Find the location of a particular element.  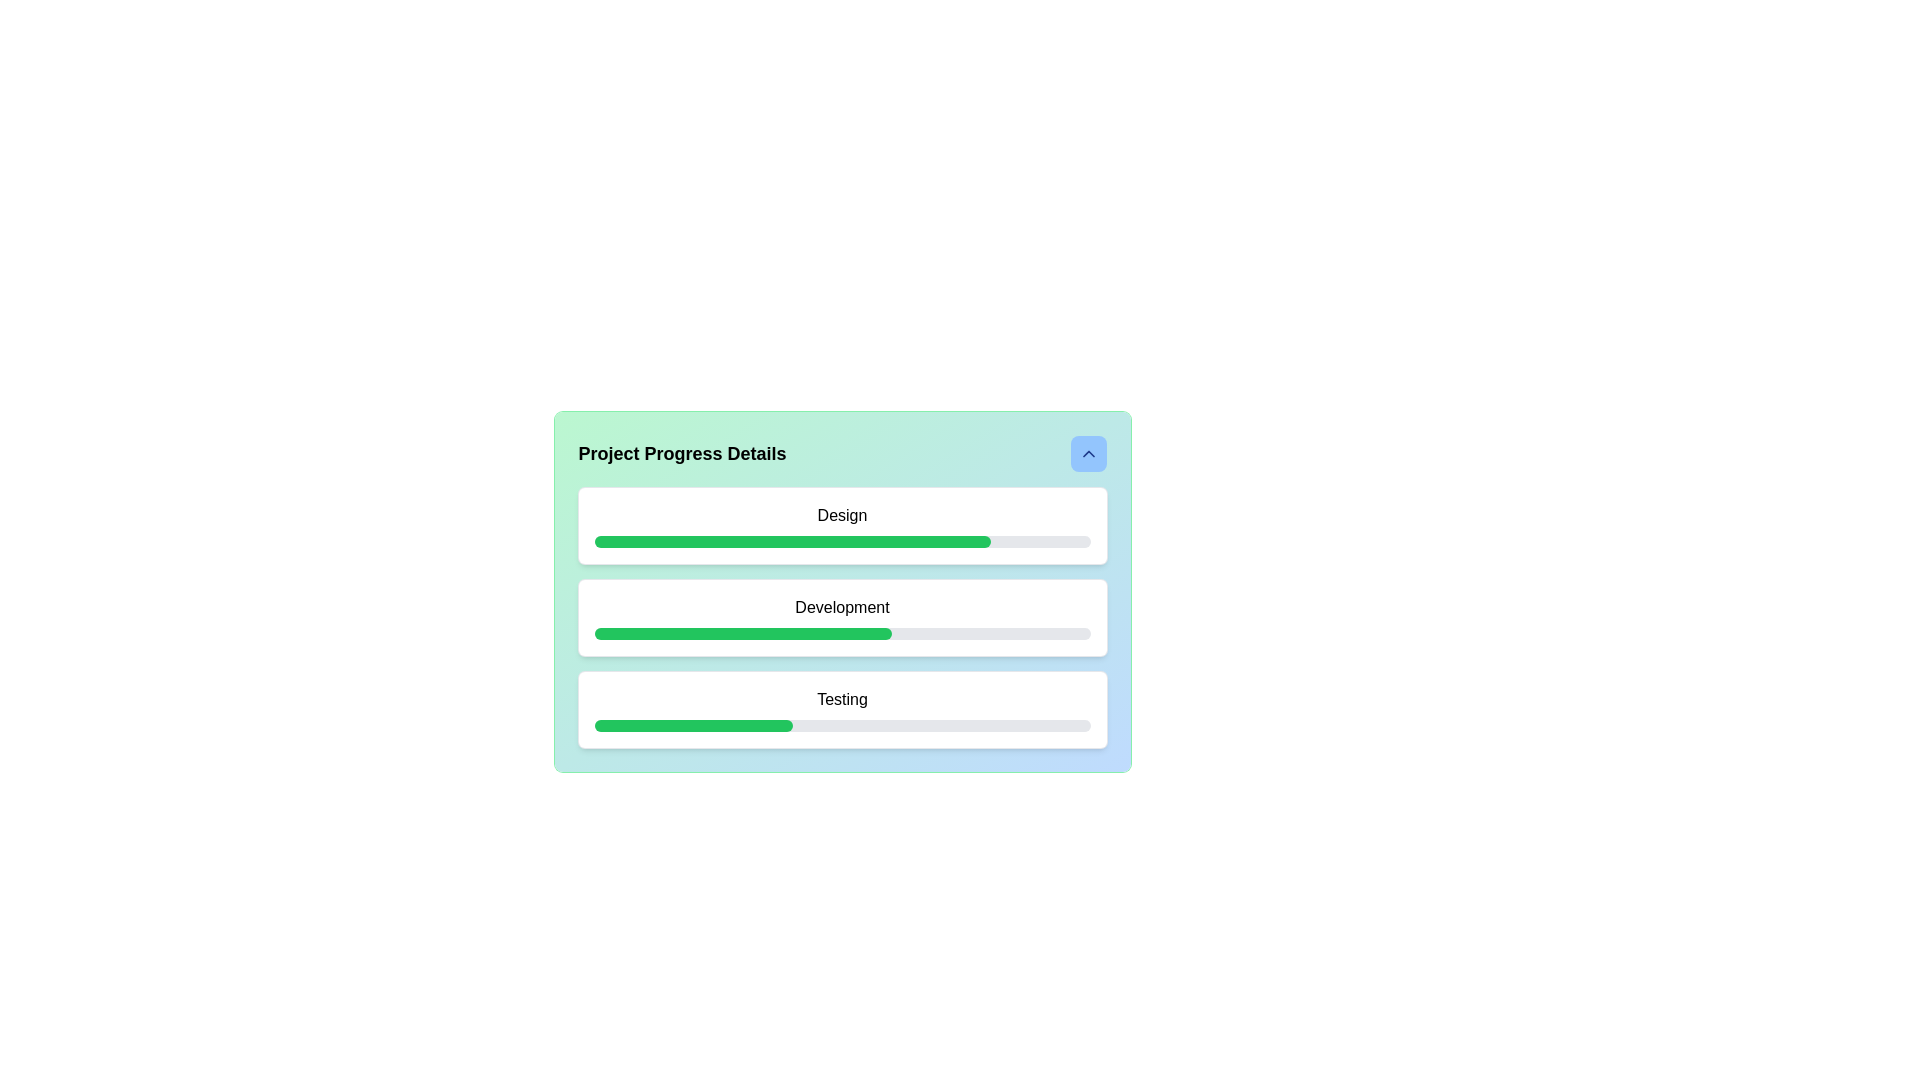

visual progress levels of the grouped informational component displaying progress for Design, Development, and Testing under the header 'Project Progress Details' is located at coordinates (842, 616).